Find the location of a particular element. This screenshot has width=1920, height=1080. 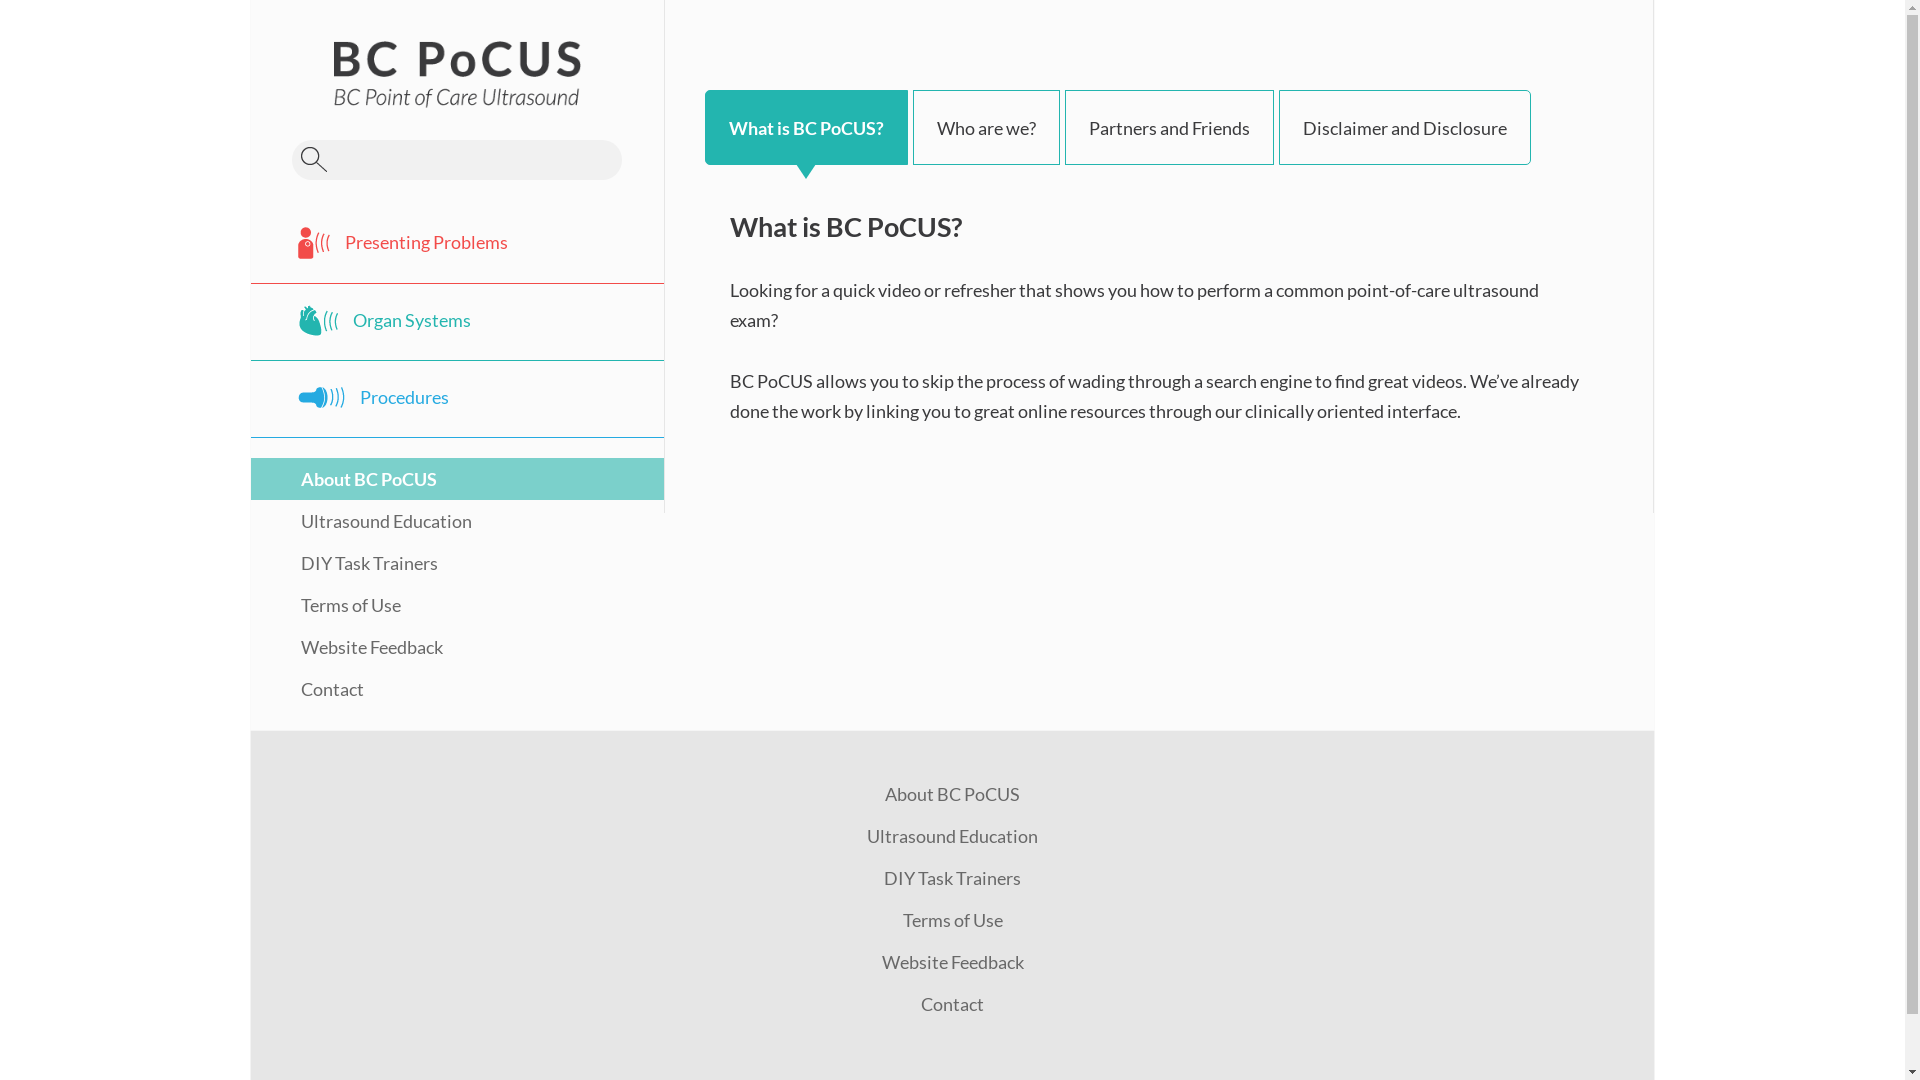

'Who are we?' is located at coordinates (986, 127).